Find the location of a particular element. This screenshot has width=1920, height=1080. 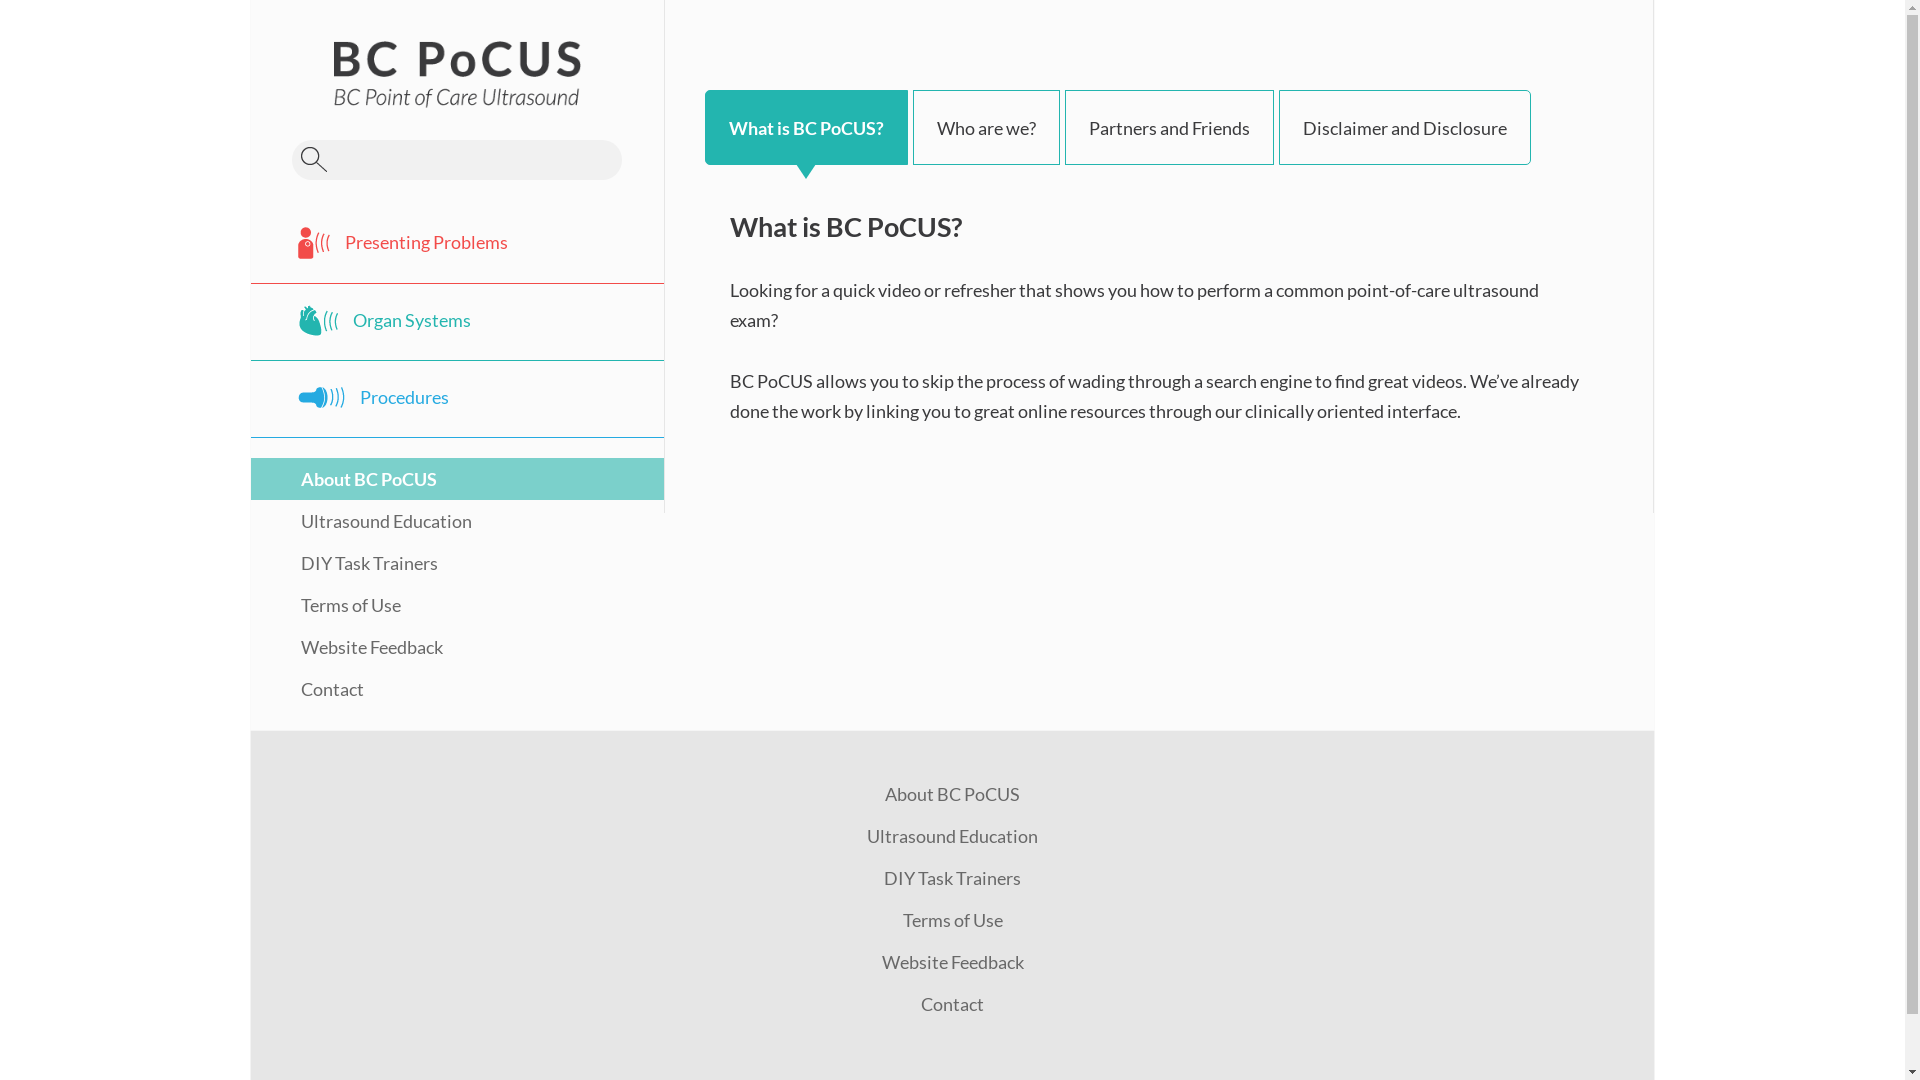

'Who are we?' is located at coordinates (986, 127).